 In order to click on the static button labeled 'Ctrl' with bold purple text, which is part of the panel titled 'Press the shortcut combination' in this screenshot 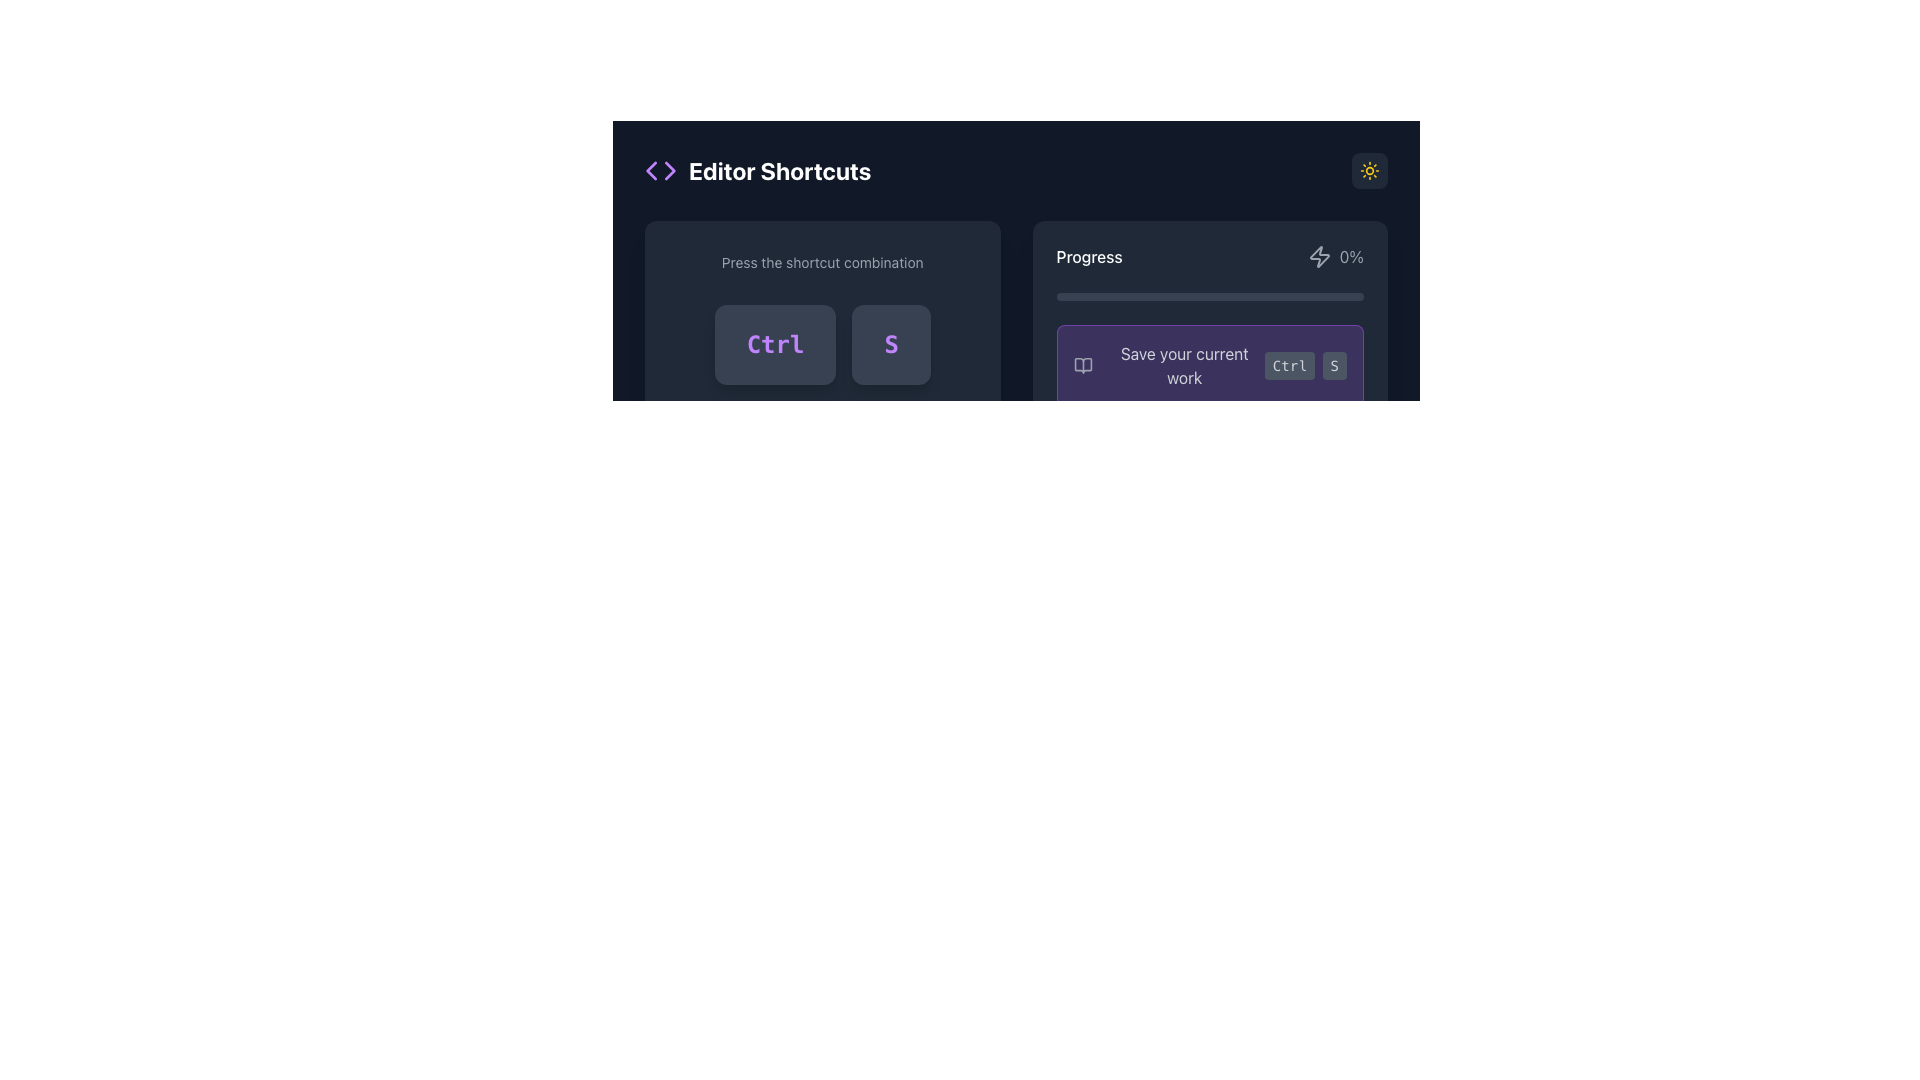, I will do `click(774, 343)`.